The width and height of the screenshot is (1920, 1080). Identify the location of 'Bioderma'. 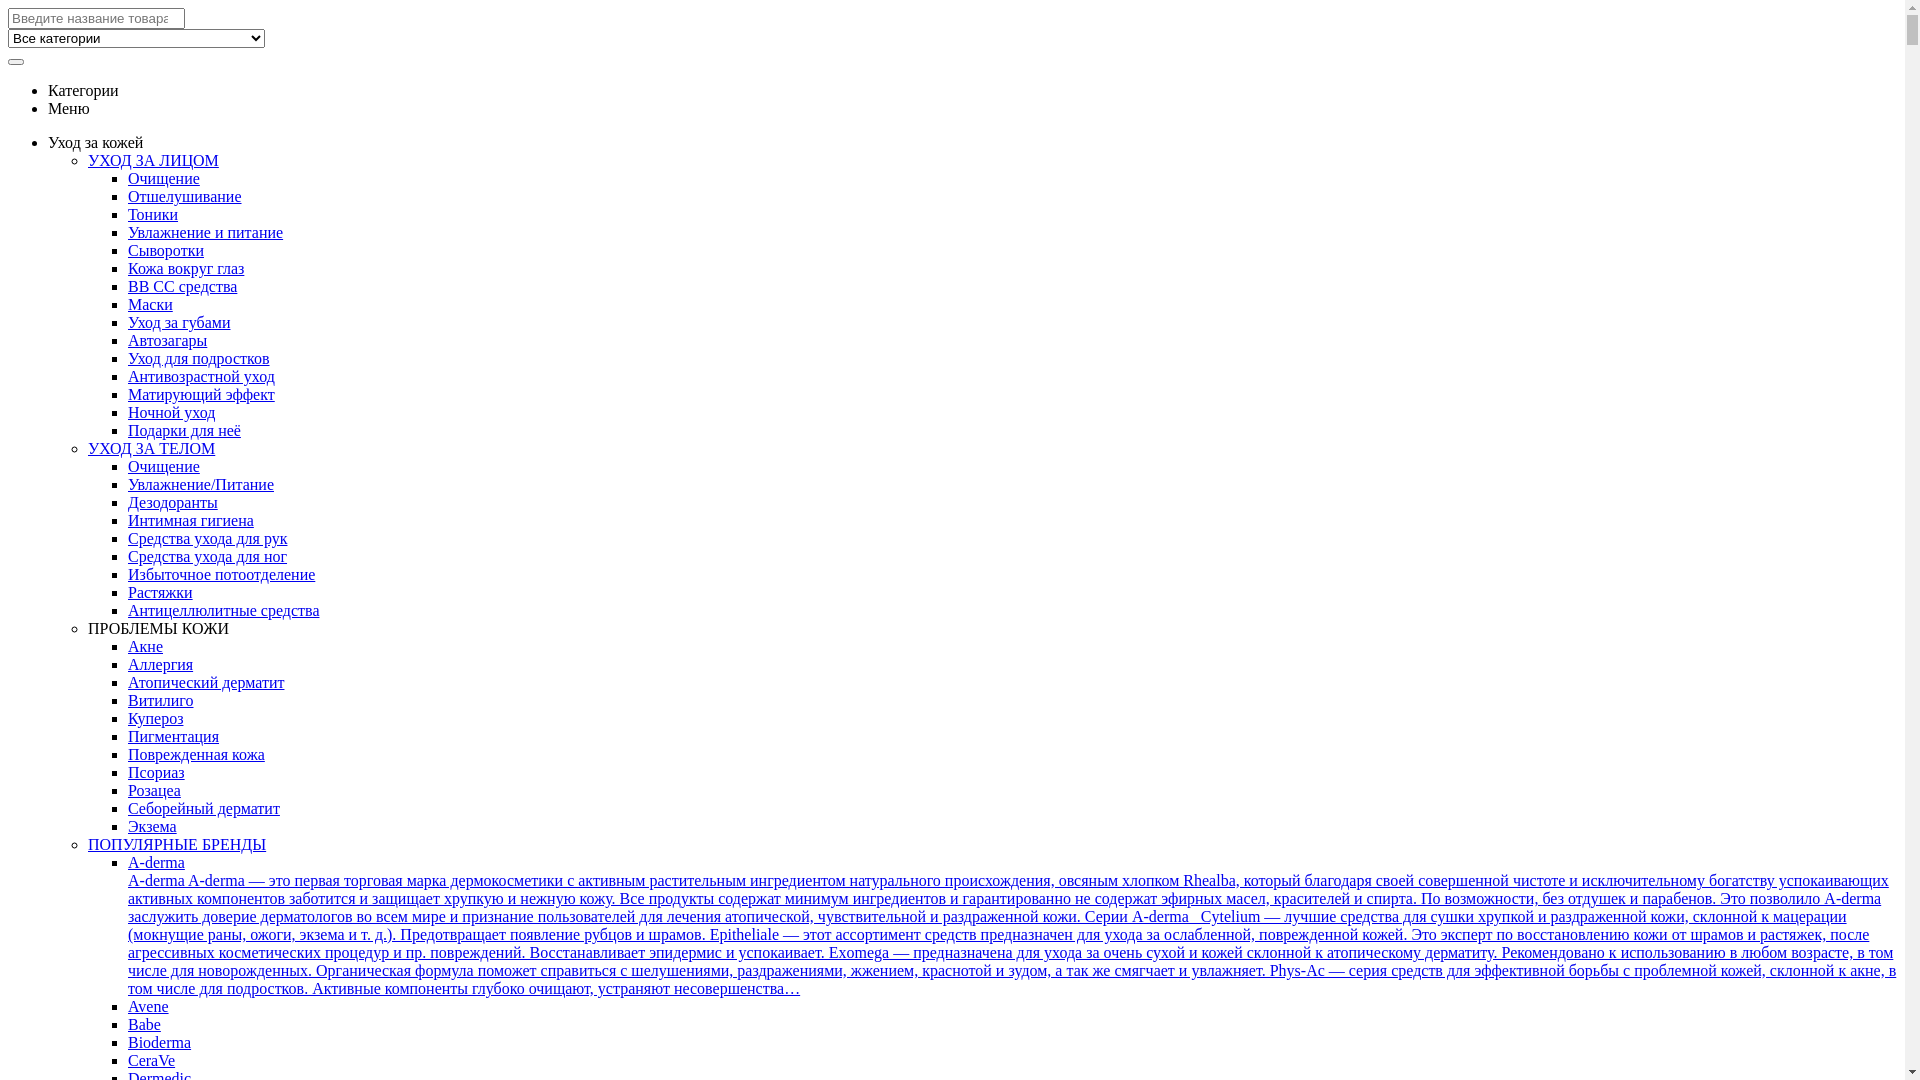
(158, 1041).